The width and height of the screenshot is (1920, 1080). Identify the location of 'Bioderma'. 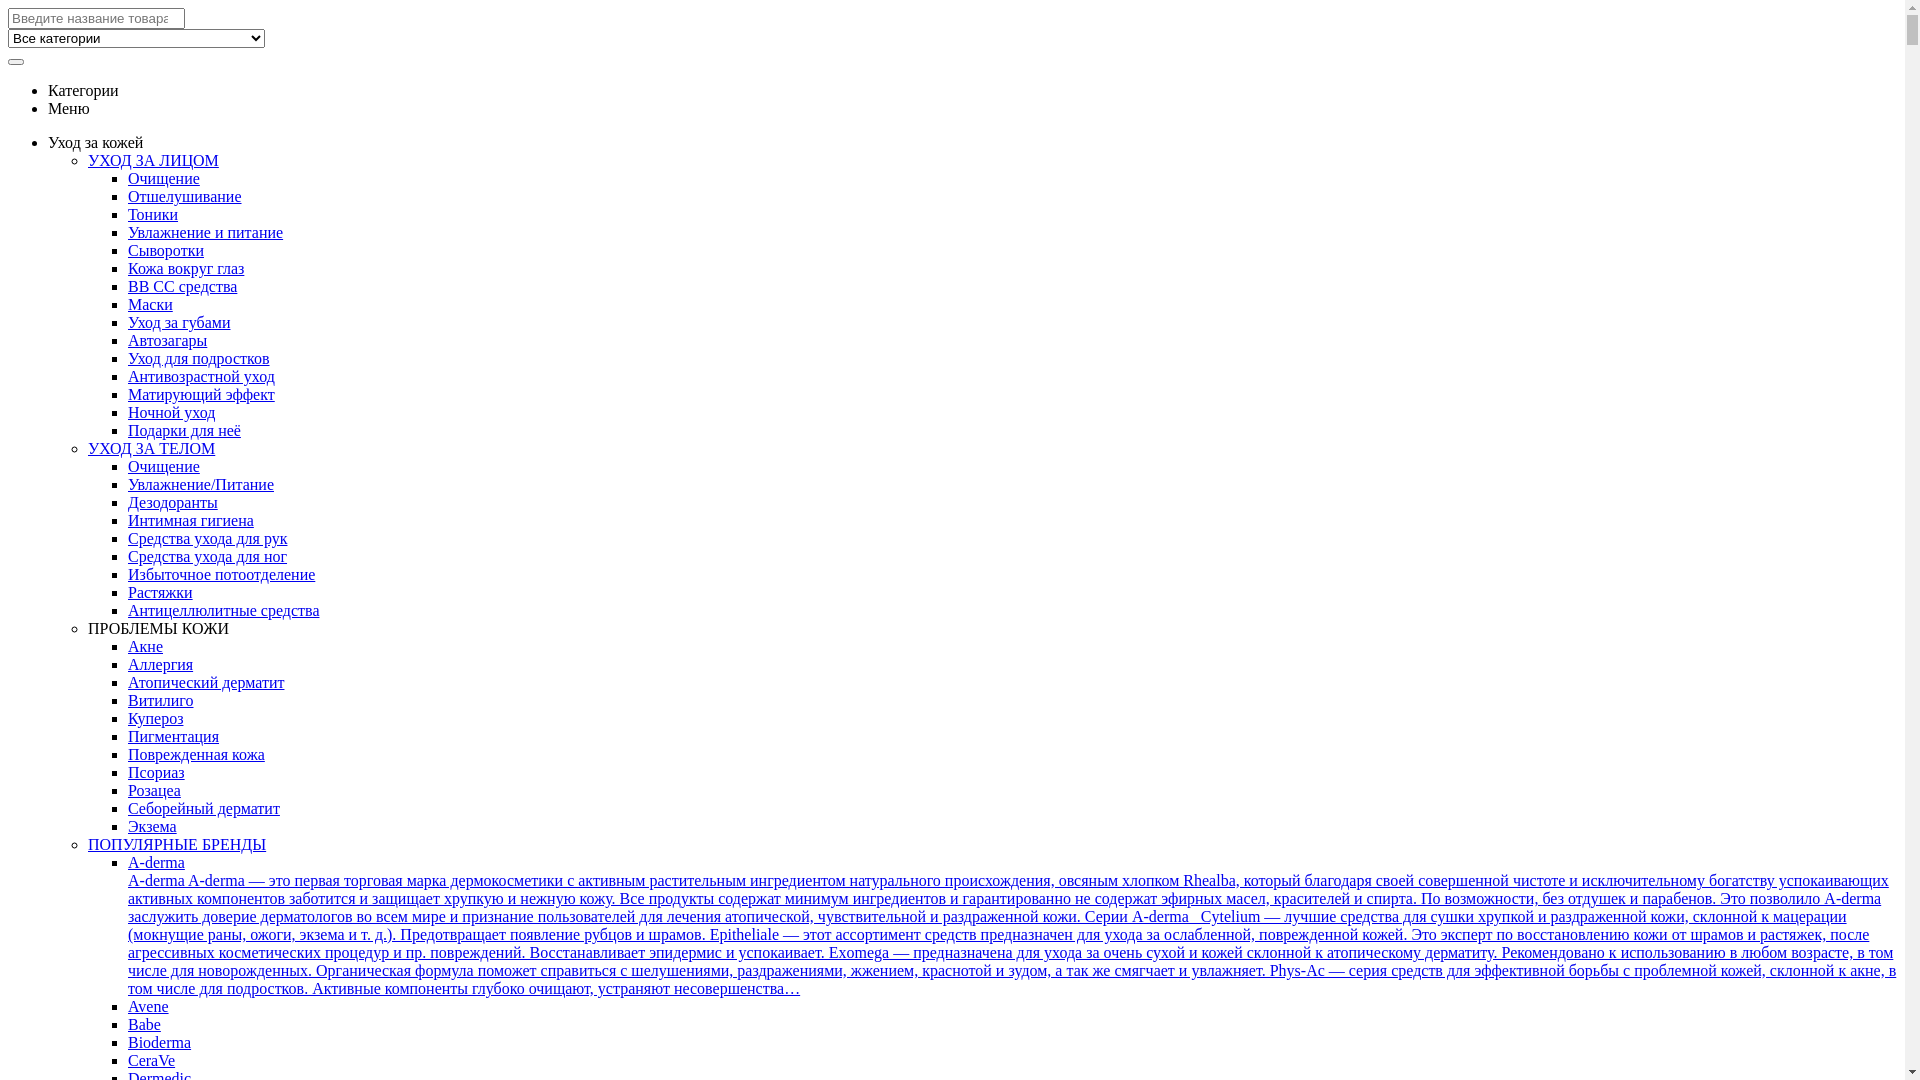
(158, 1041).